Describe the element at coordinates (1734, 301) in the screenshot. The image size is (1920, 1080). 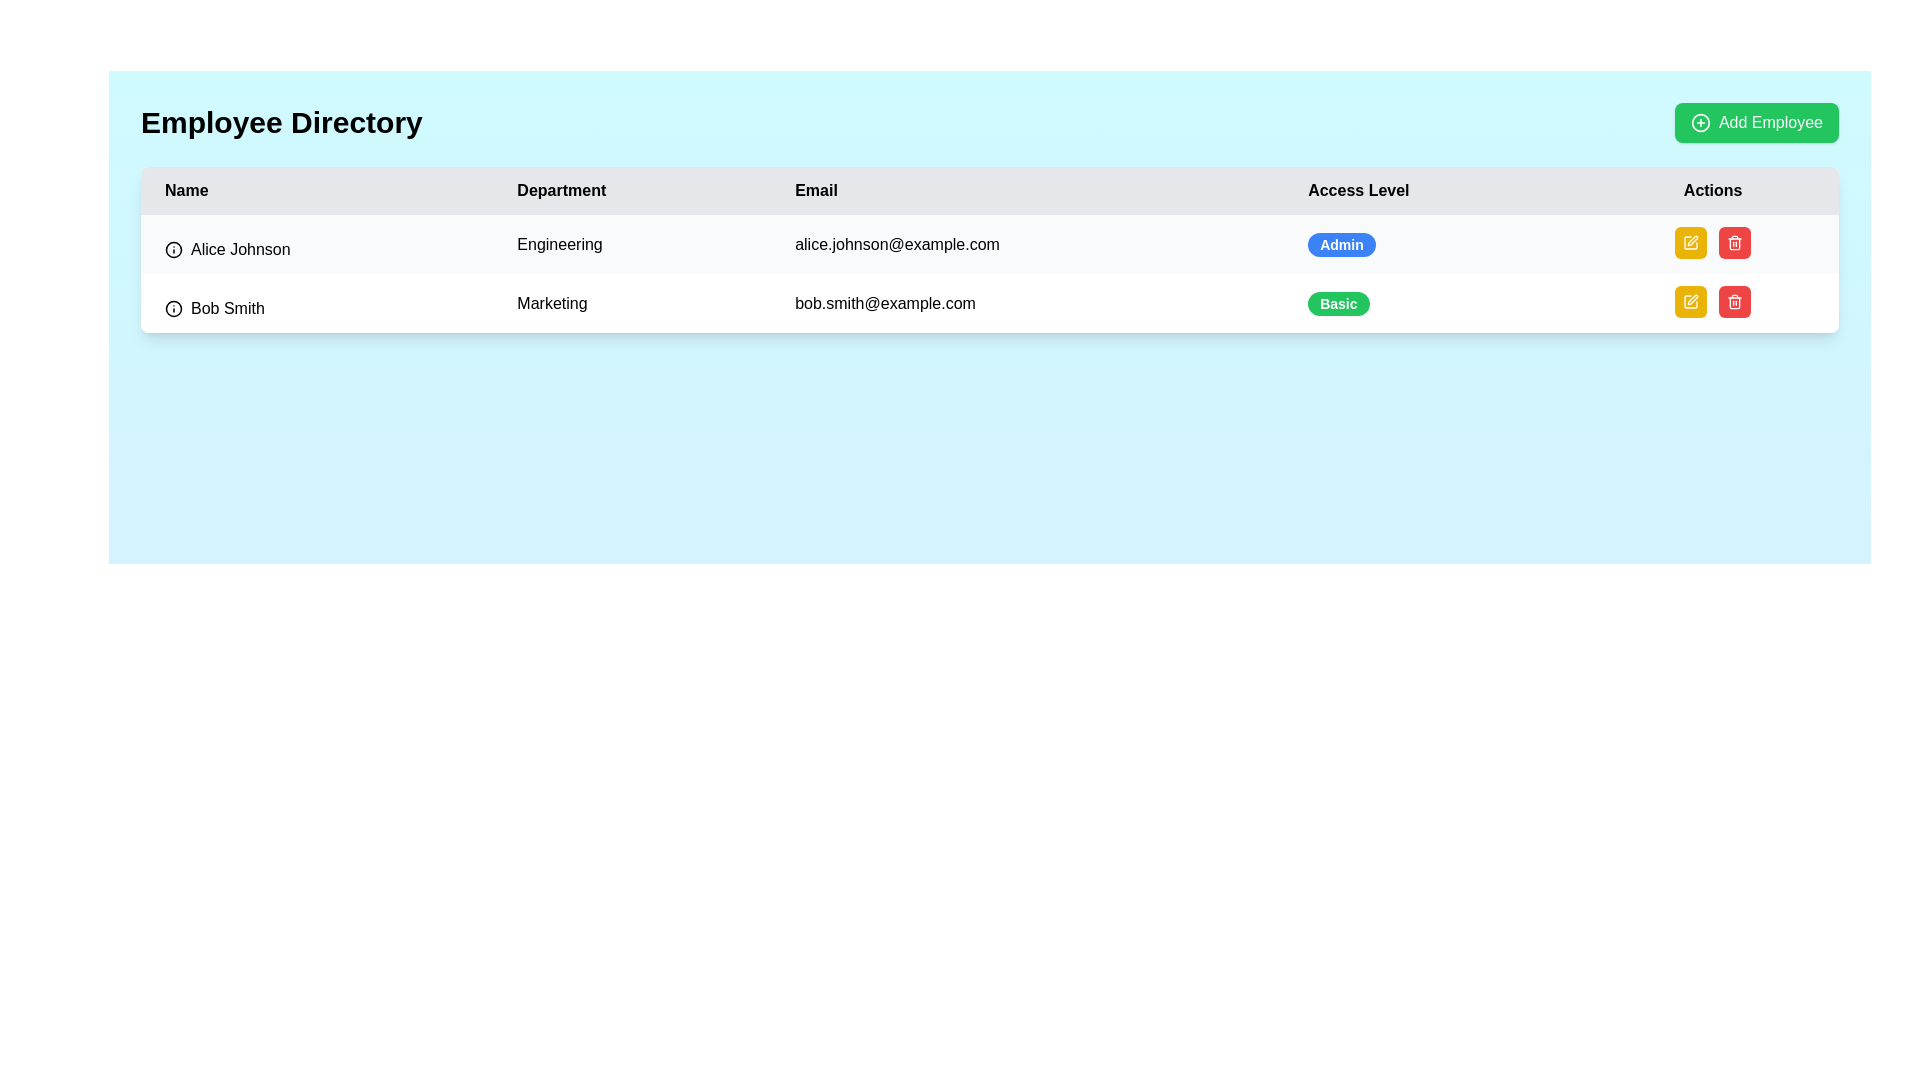
I see `the trash bin icon button with a red background located in the last column of the table, corresponding to the 'Bob Smith' entry` at that location.